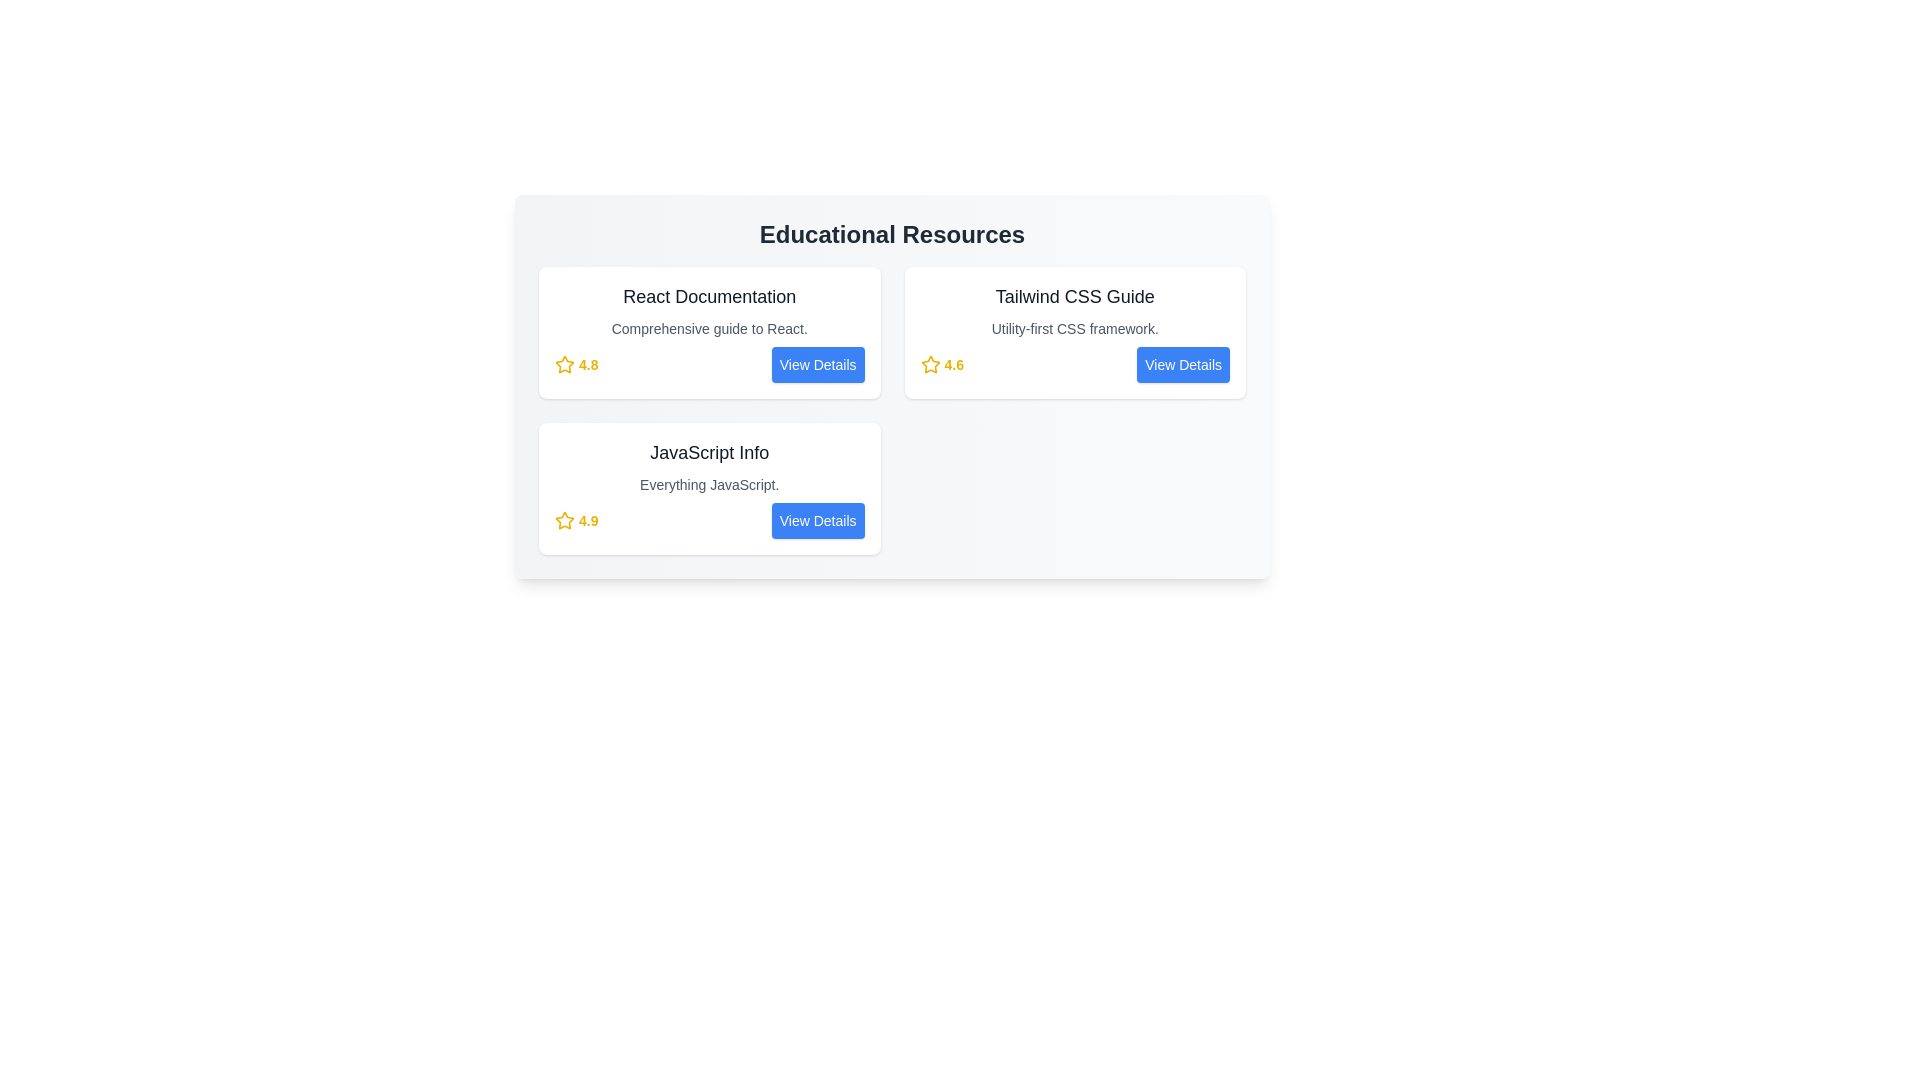 This screenshot has height=1080, width=1920. Describe the element at coordinates (709, 452) in the screenshot. I see `the title of the resource JavaScript Info` at that location.